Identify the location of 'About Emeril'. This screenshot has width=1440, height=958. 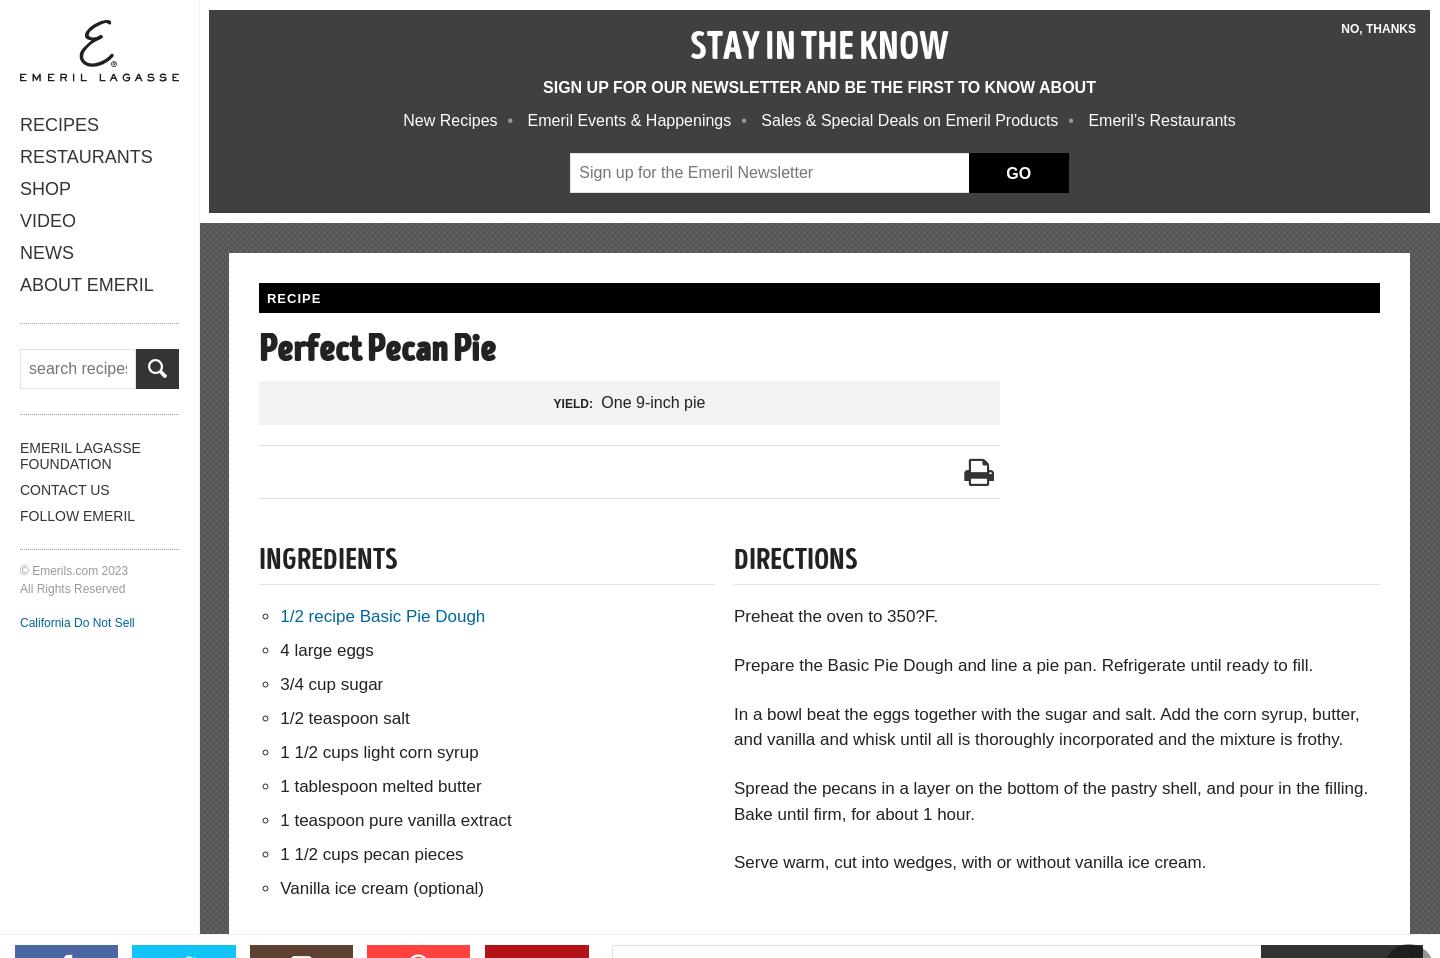
(86, 284).